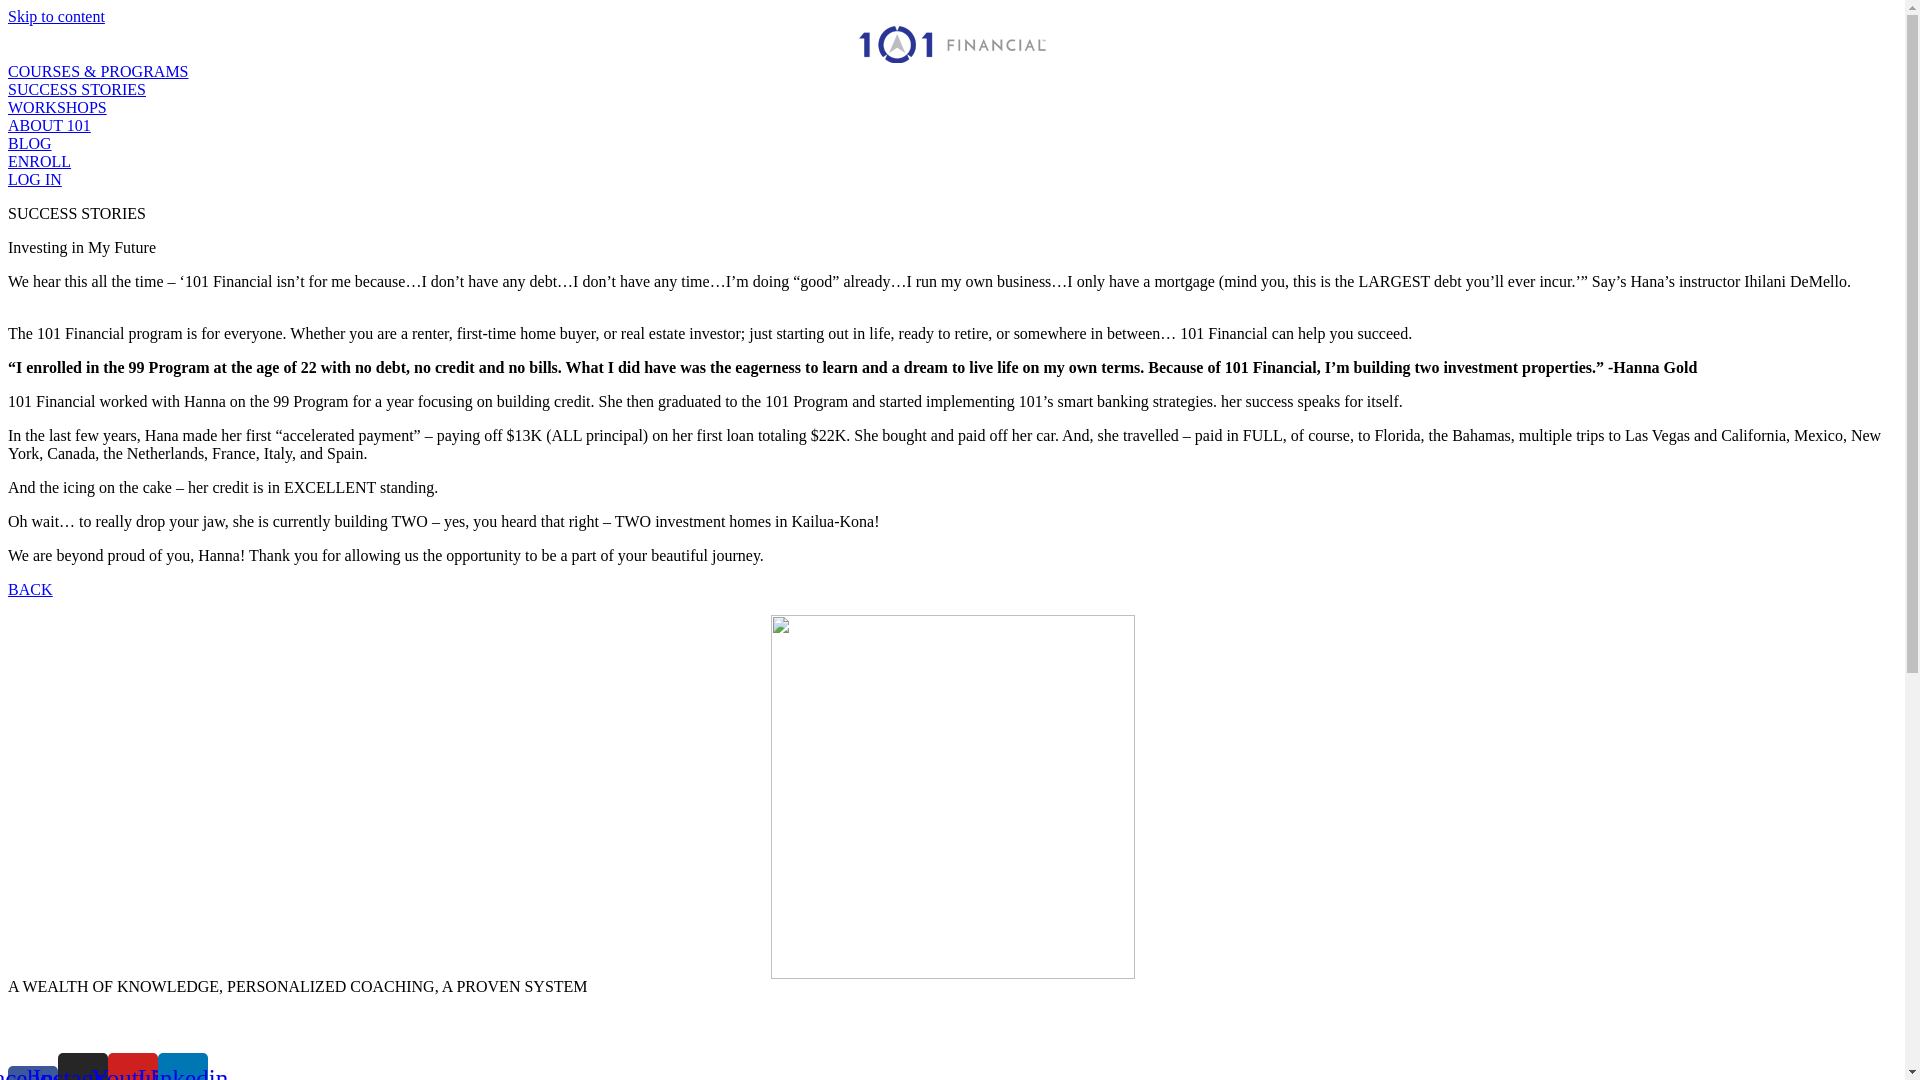 Image resolution: width=1920 pixels, height=1080 pixels. I want to click on 'BACK', so click(29, 588).